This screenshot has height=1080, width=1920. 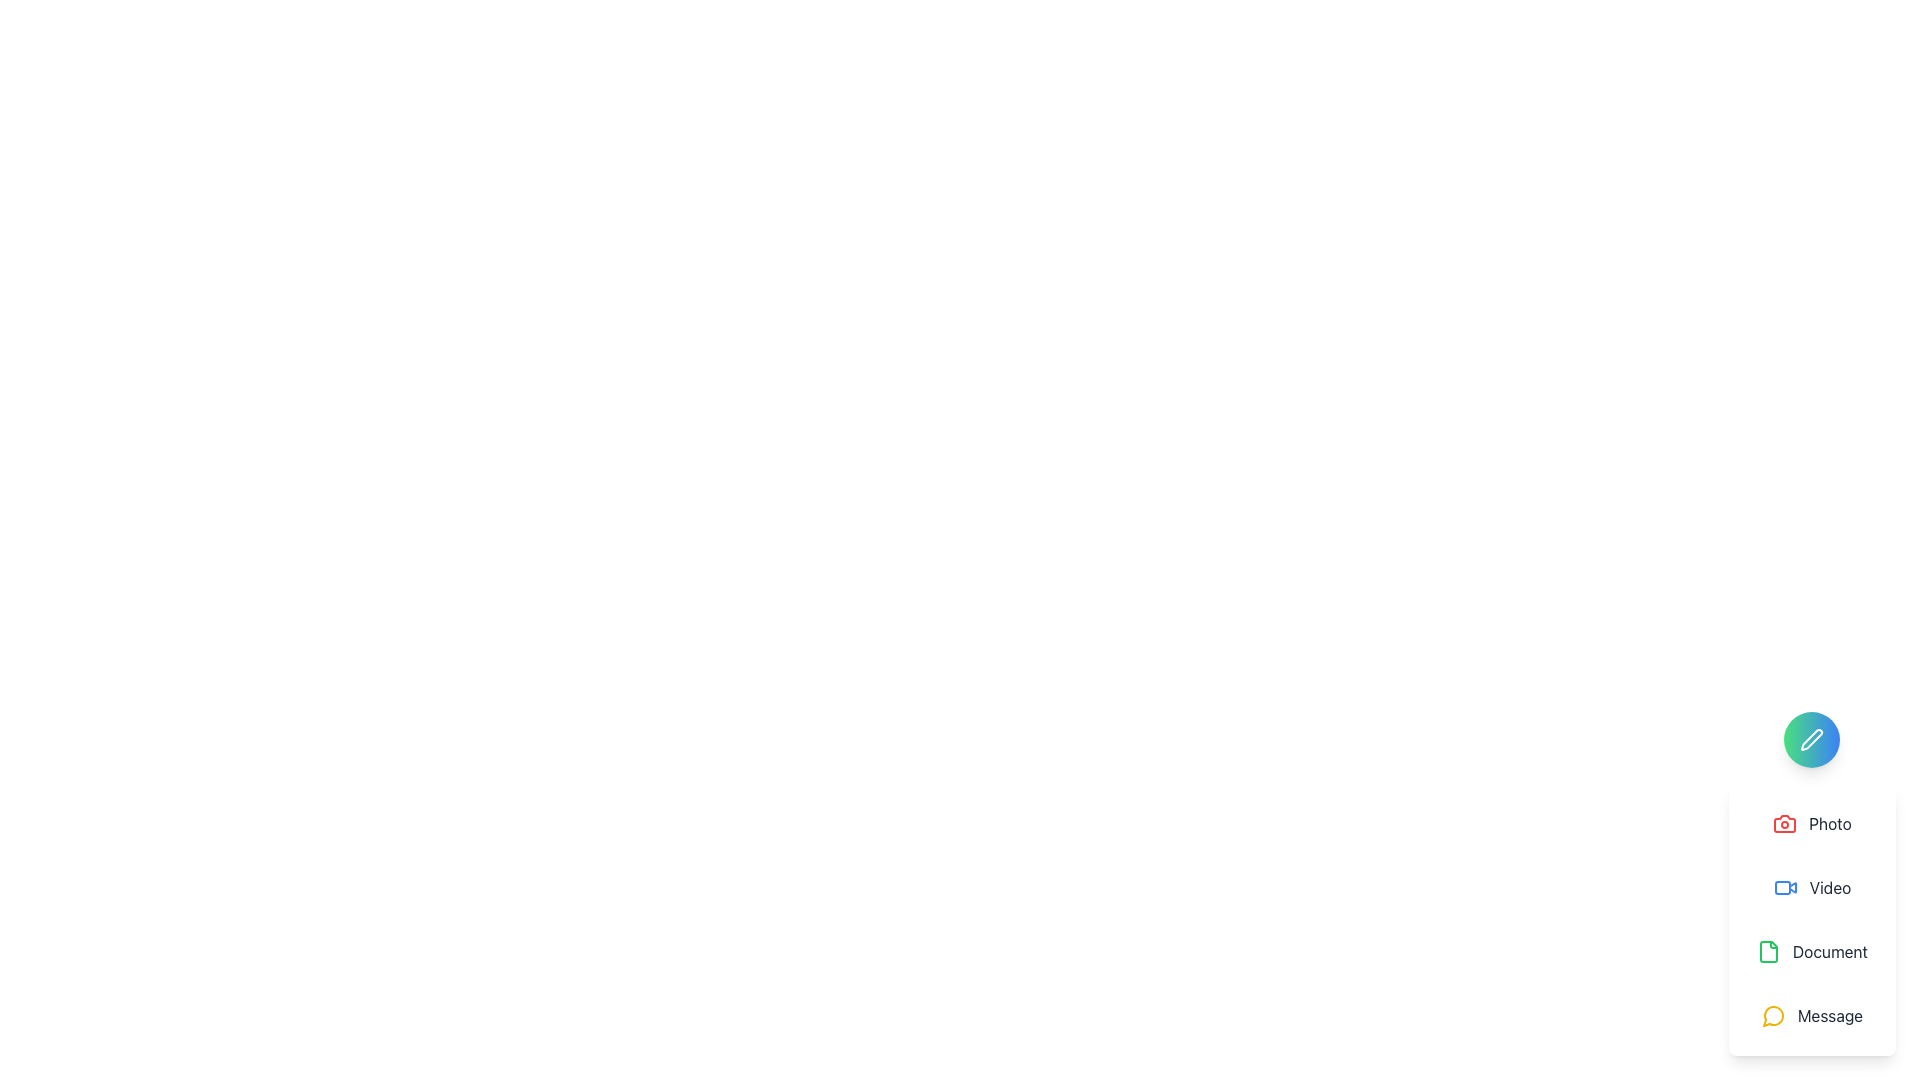 I want to click on the pen icon, which is a white stroke on a gradient circular background, so click(x=1812, y=740).